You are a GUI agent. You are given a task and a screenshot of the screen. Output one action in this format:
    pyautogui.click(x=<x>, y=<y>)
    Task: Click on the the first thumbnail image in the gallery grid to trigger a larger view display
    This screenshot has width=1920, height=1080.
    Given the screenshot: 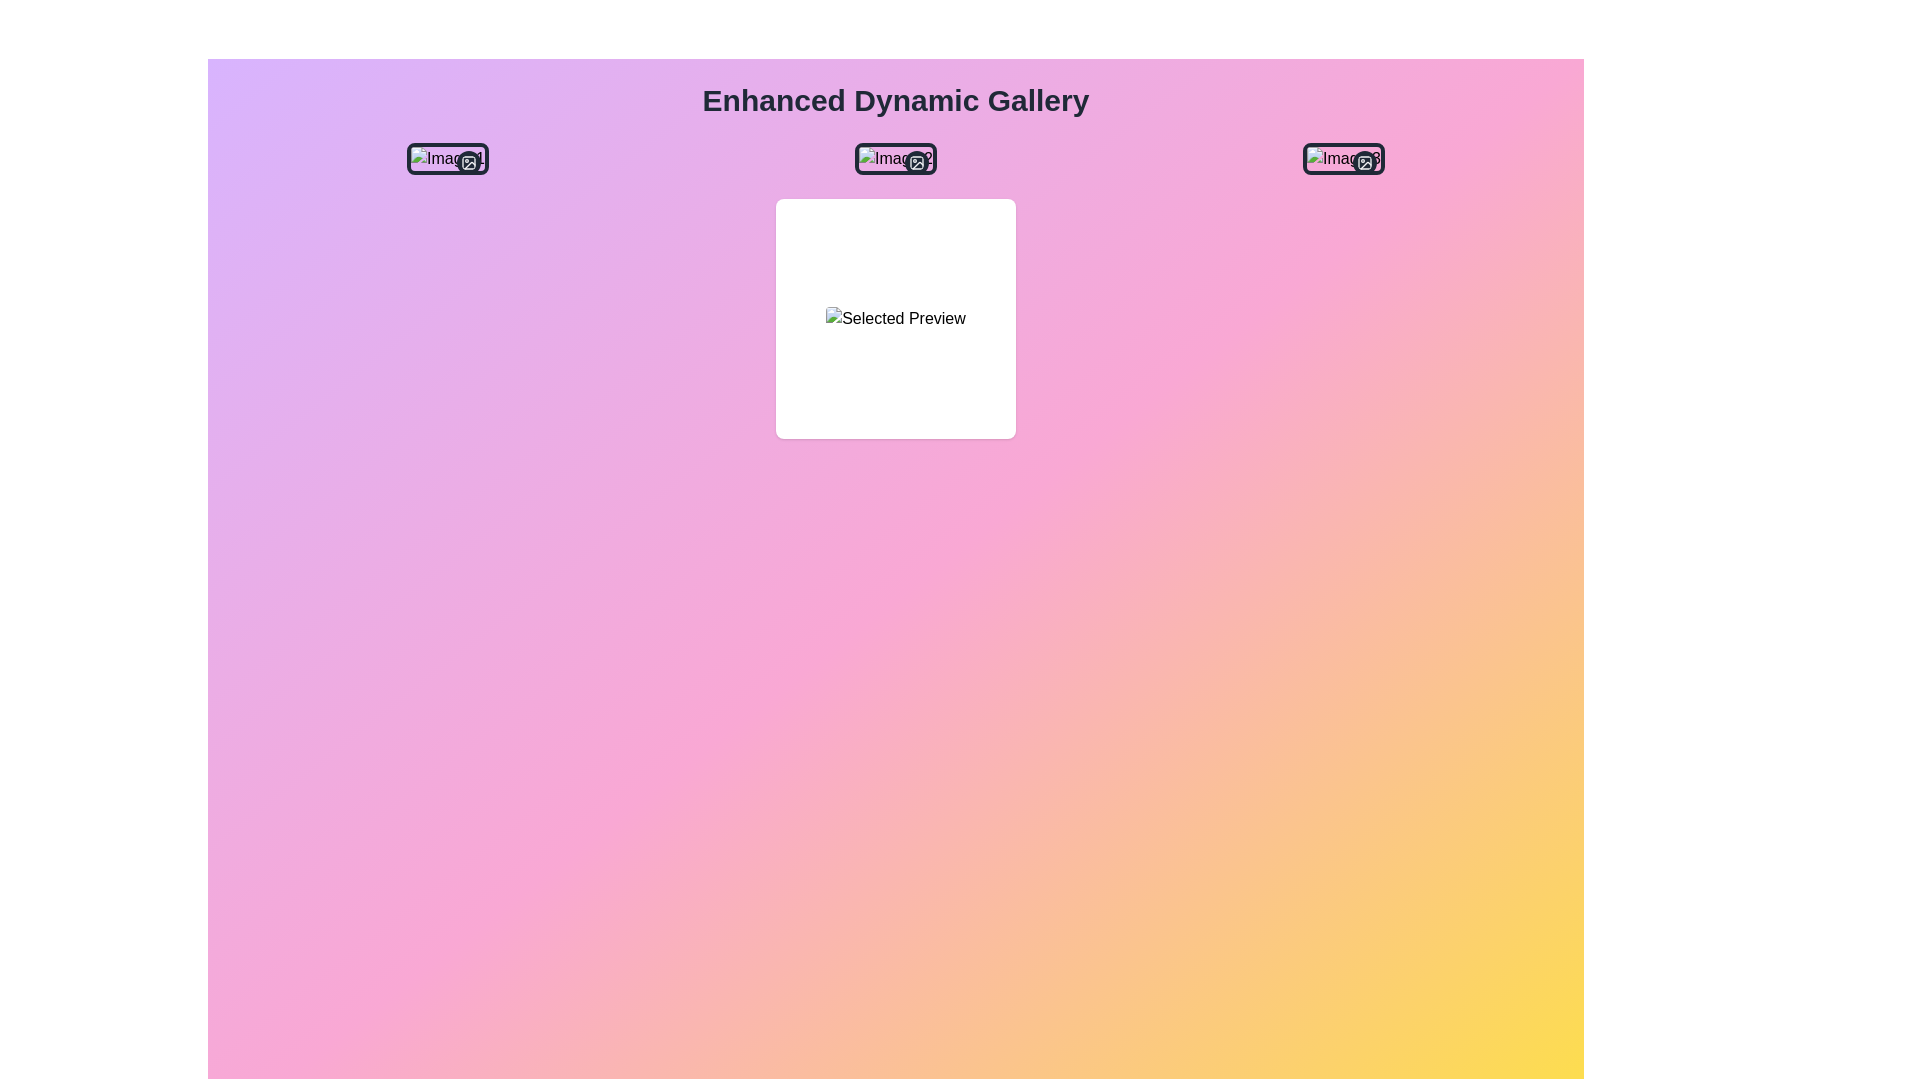 What is the action you would take?
    pyautogui.click(x=446, y=157)
    